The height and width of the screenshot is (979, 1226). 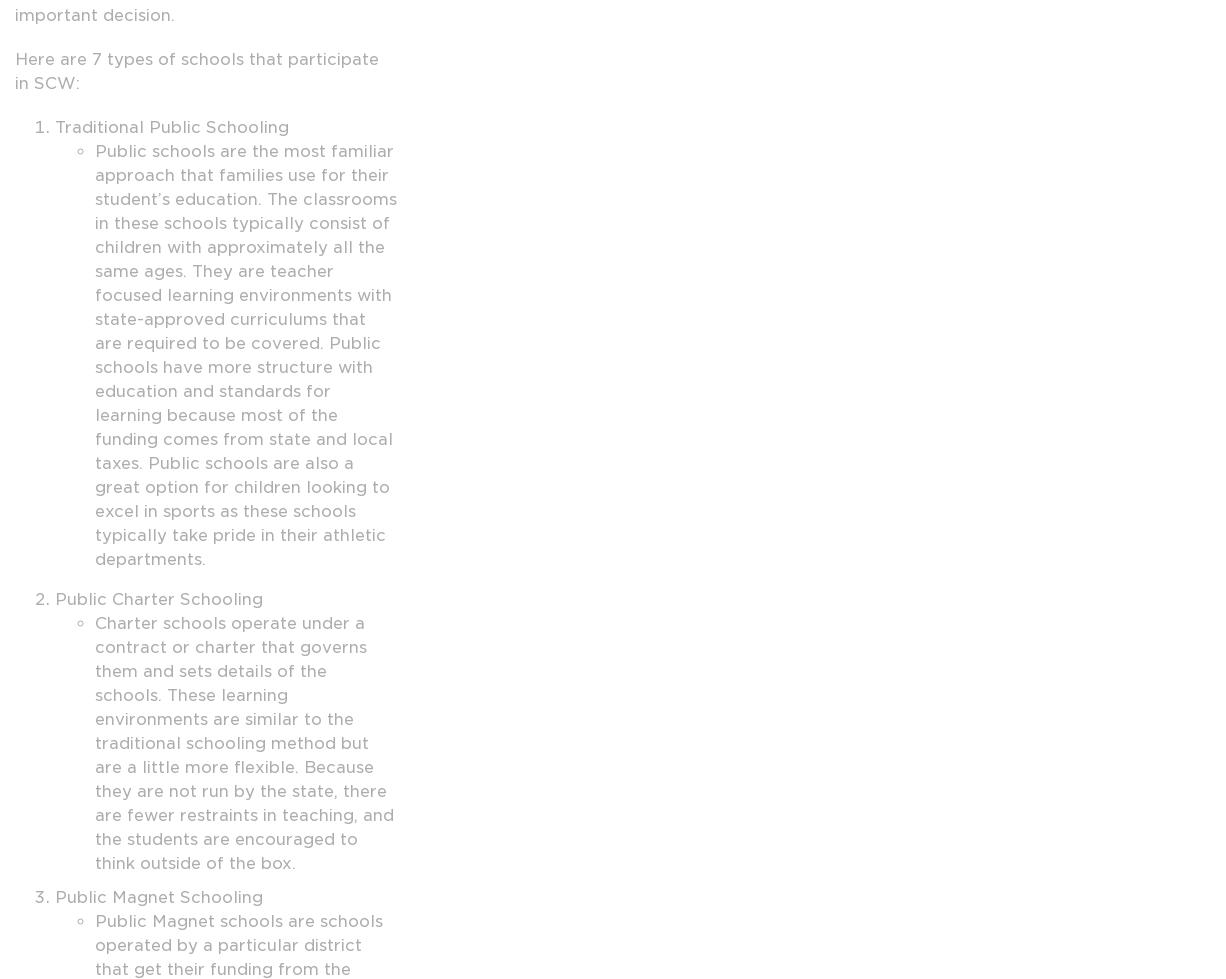 What do you see at coordinates (242, 745) in the screenshot?
I see `'Blog'` at bounding box center [242, 745].